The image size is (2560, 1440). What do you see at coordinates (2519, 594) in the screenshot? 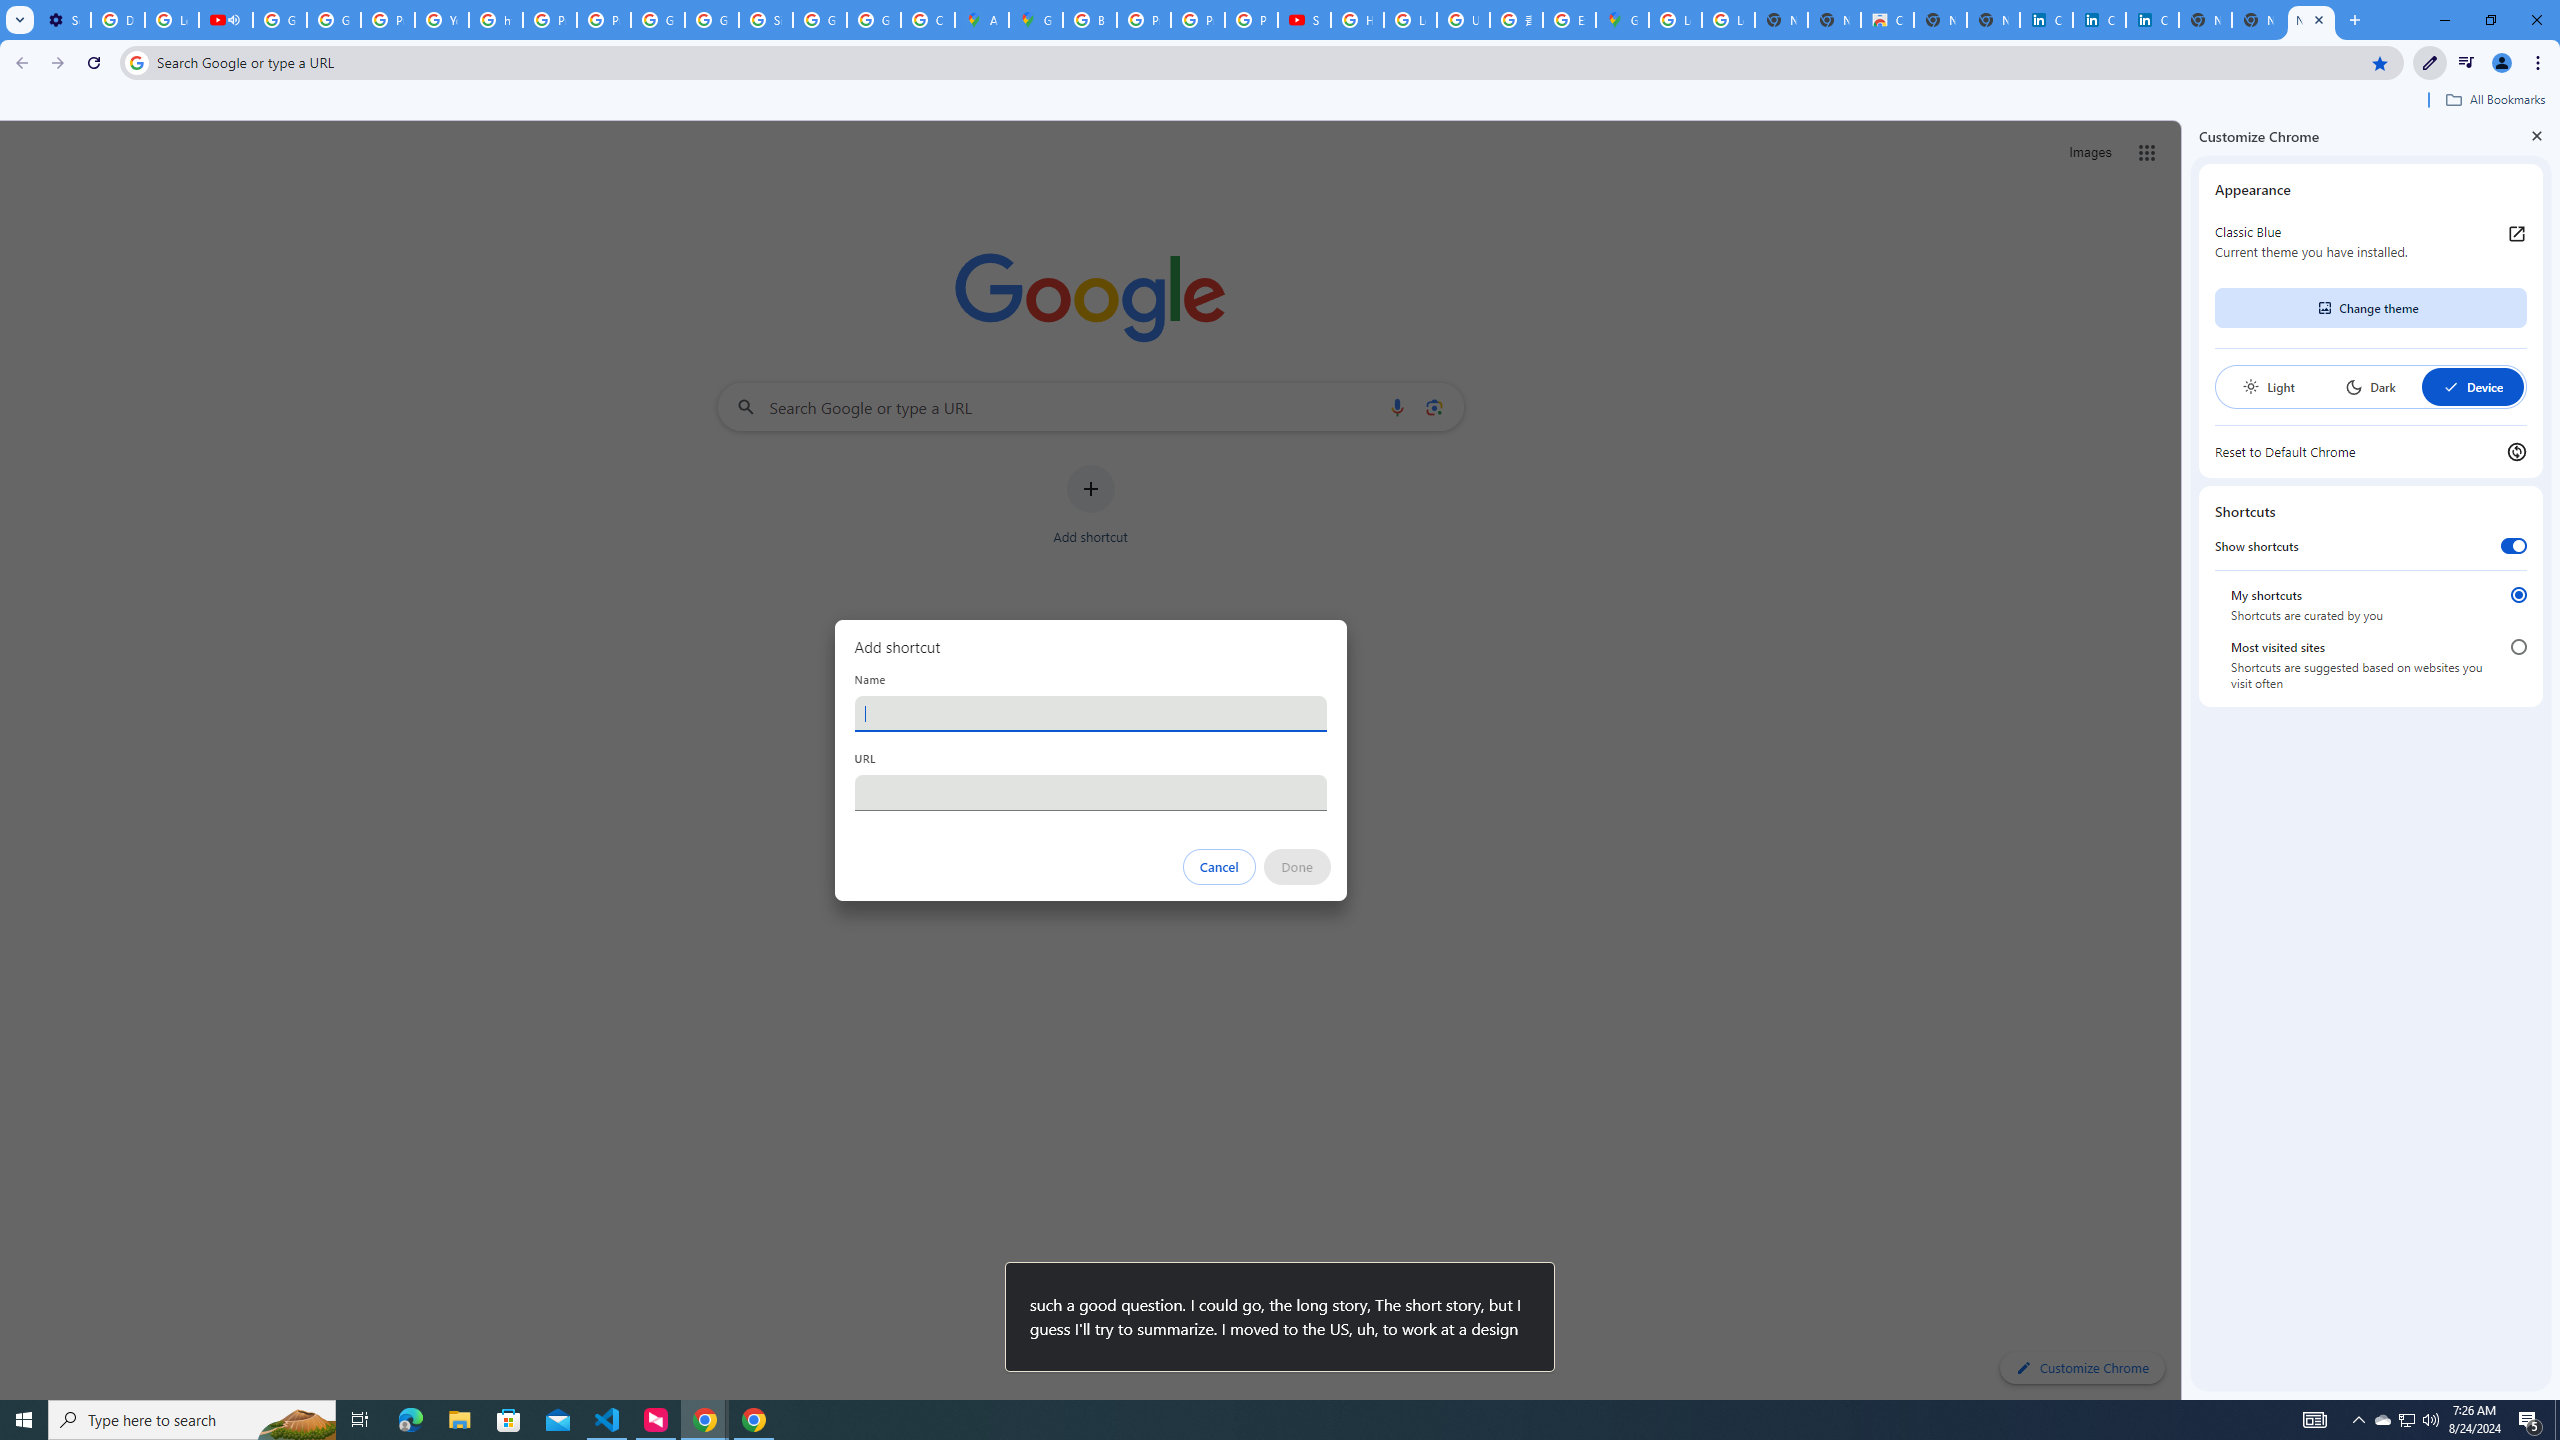
I see `'My shortcuts'` at bounding box center [2519, 594].